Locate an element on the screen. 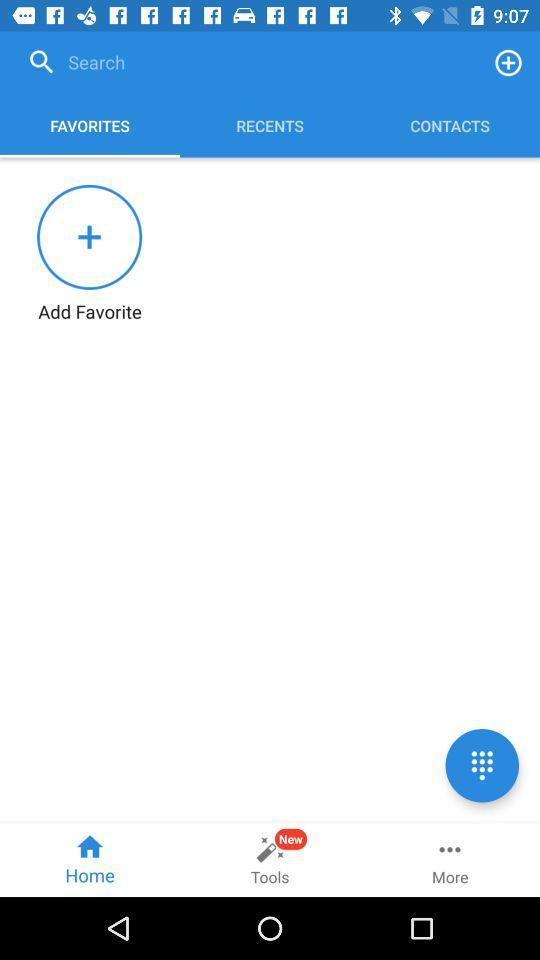 The image size is (540, 960). toggles a add function in the app is located at coordinates (508, 62).